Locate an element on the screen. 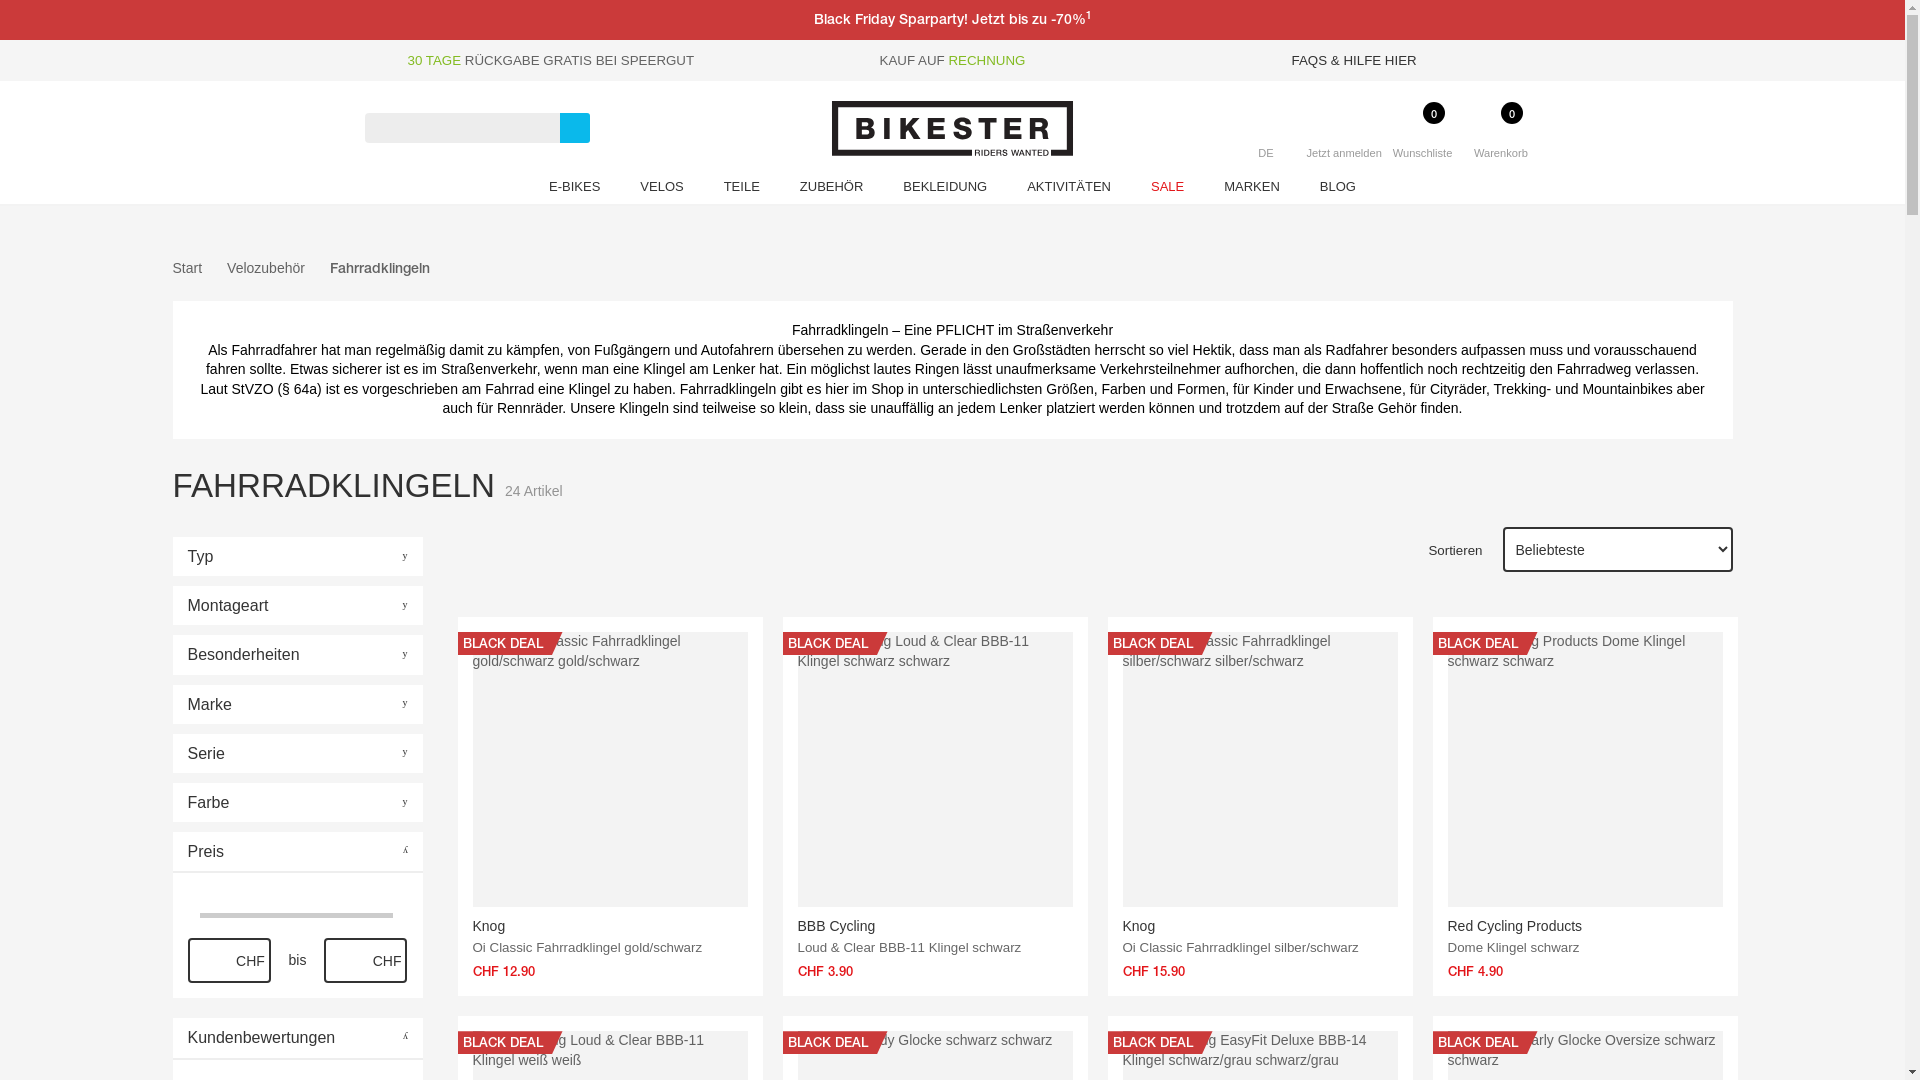  'MARKEN' is located at coordinates (1203, 189).